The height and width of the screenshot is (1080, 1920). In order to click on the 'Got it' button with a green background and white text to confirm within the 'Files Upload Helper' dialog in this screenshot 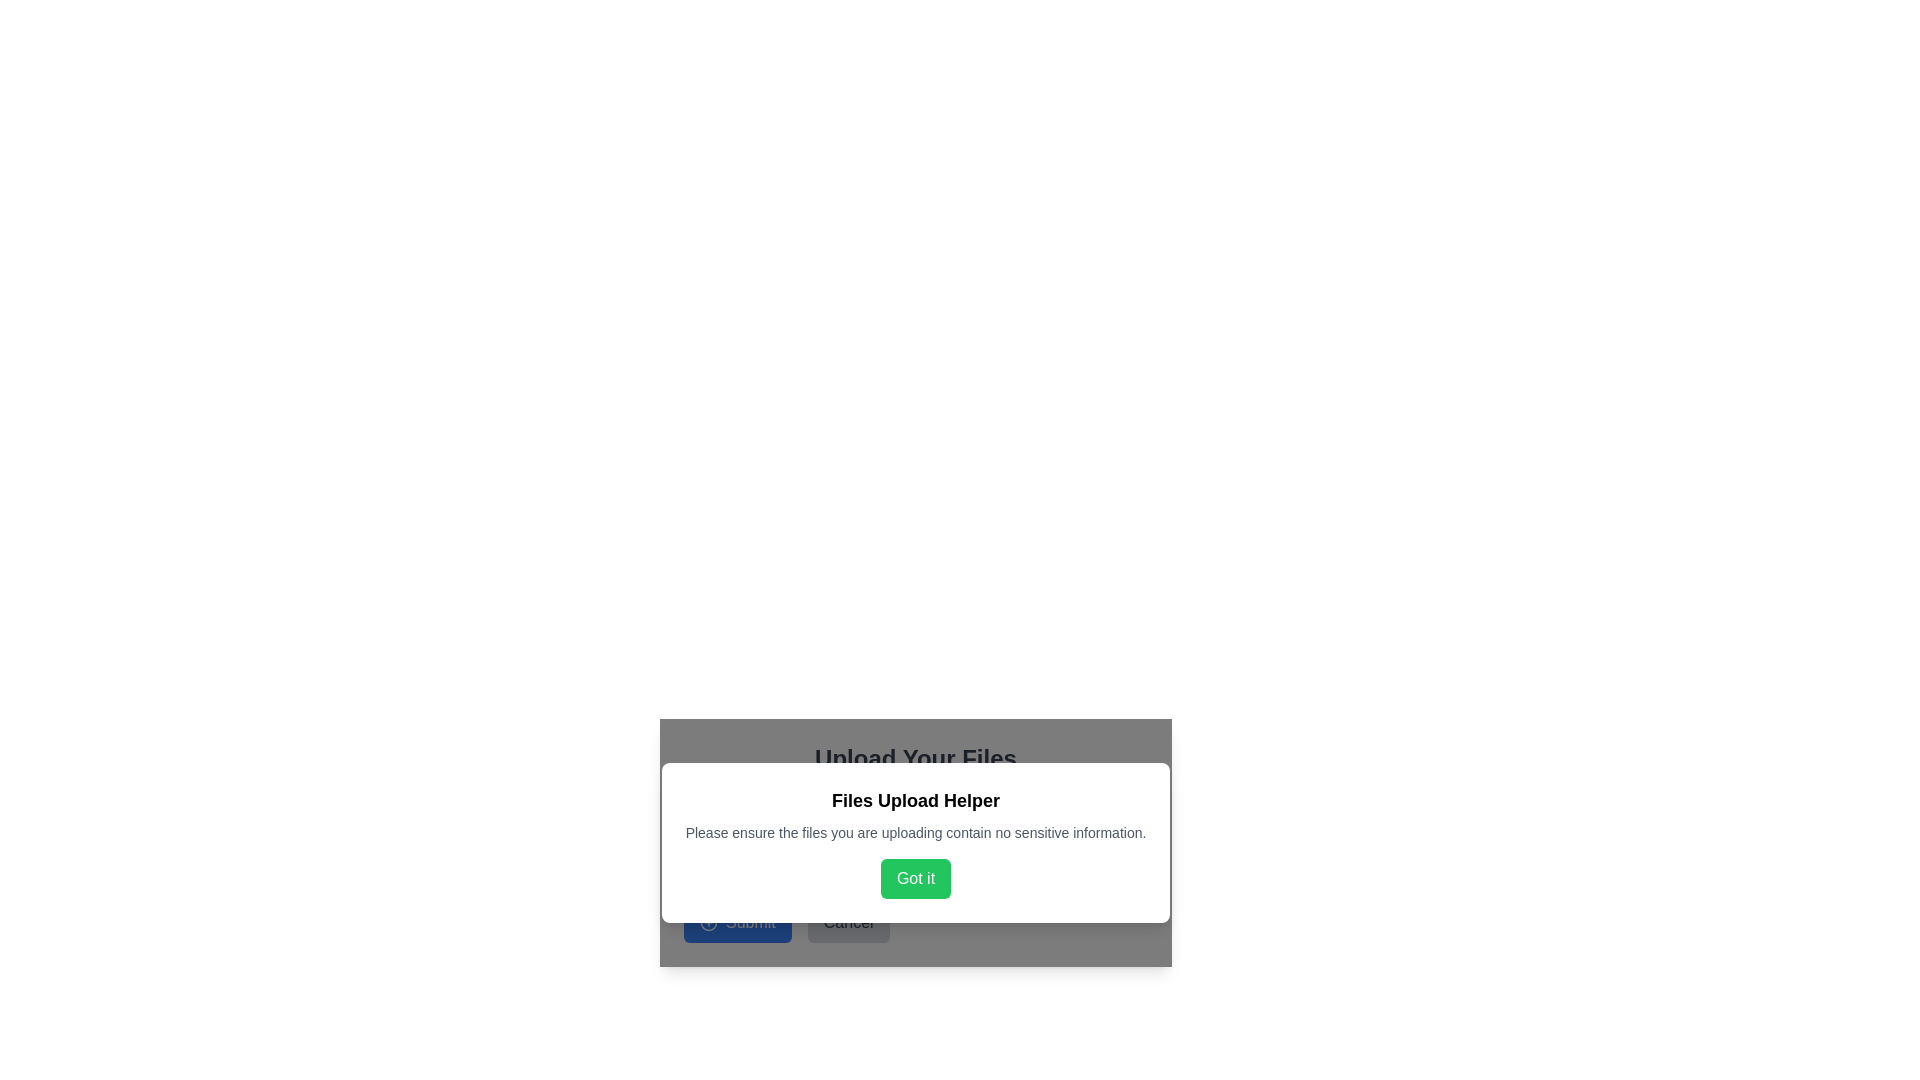, I will do `click(915, 878)`.